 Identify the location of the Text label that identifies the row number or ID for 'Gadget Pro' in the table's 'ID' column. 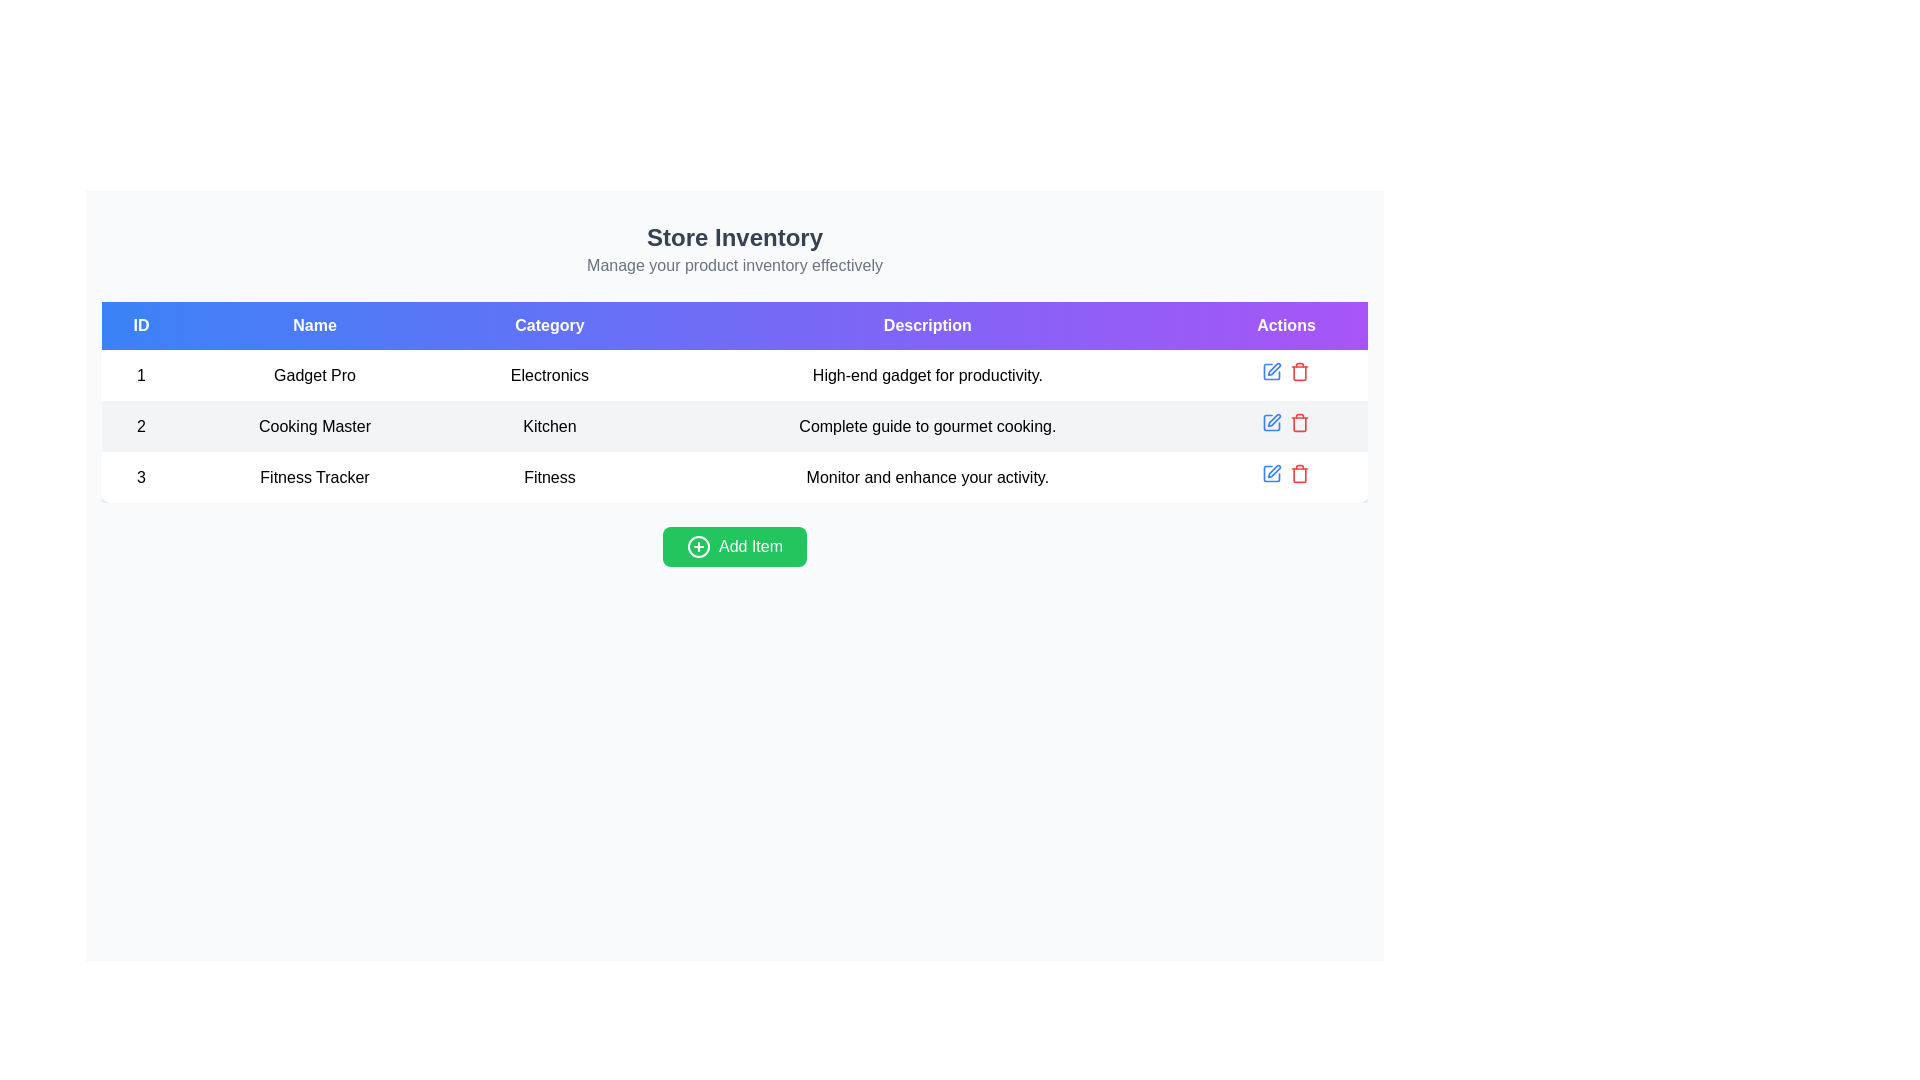
(140, 375).